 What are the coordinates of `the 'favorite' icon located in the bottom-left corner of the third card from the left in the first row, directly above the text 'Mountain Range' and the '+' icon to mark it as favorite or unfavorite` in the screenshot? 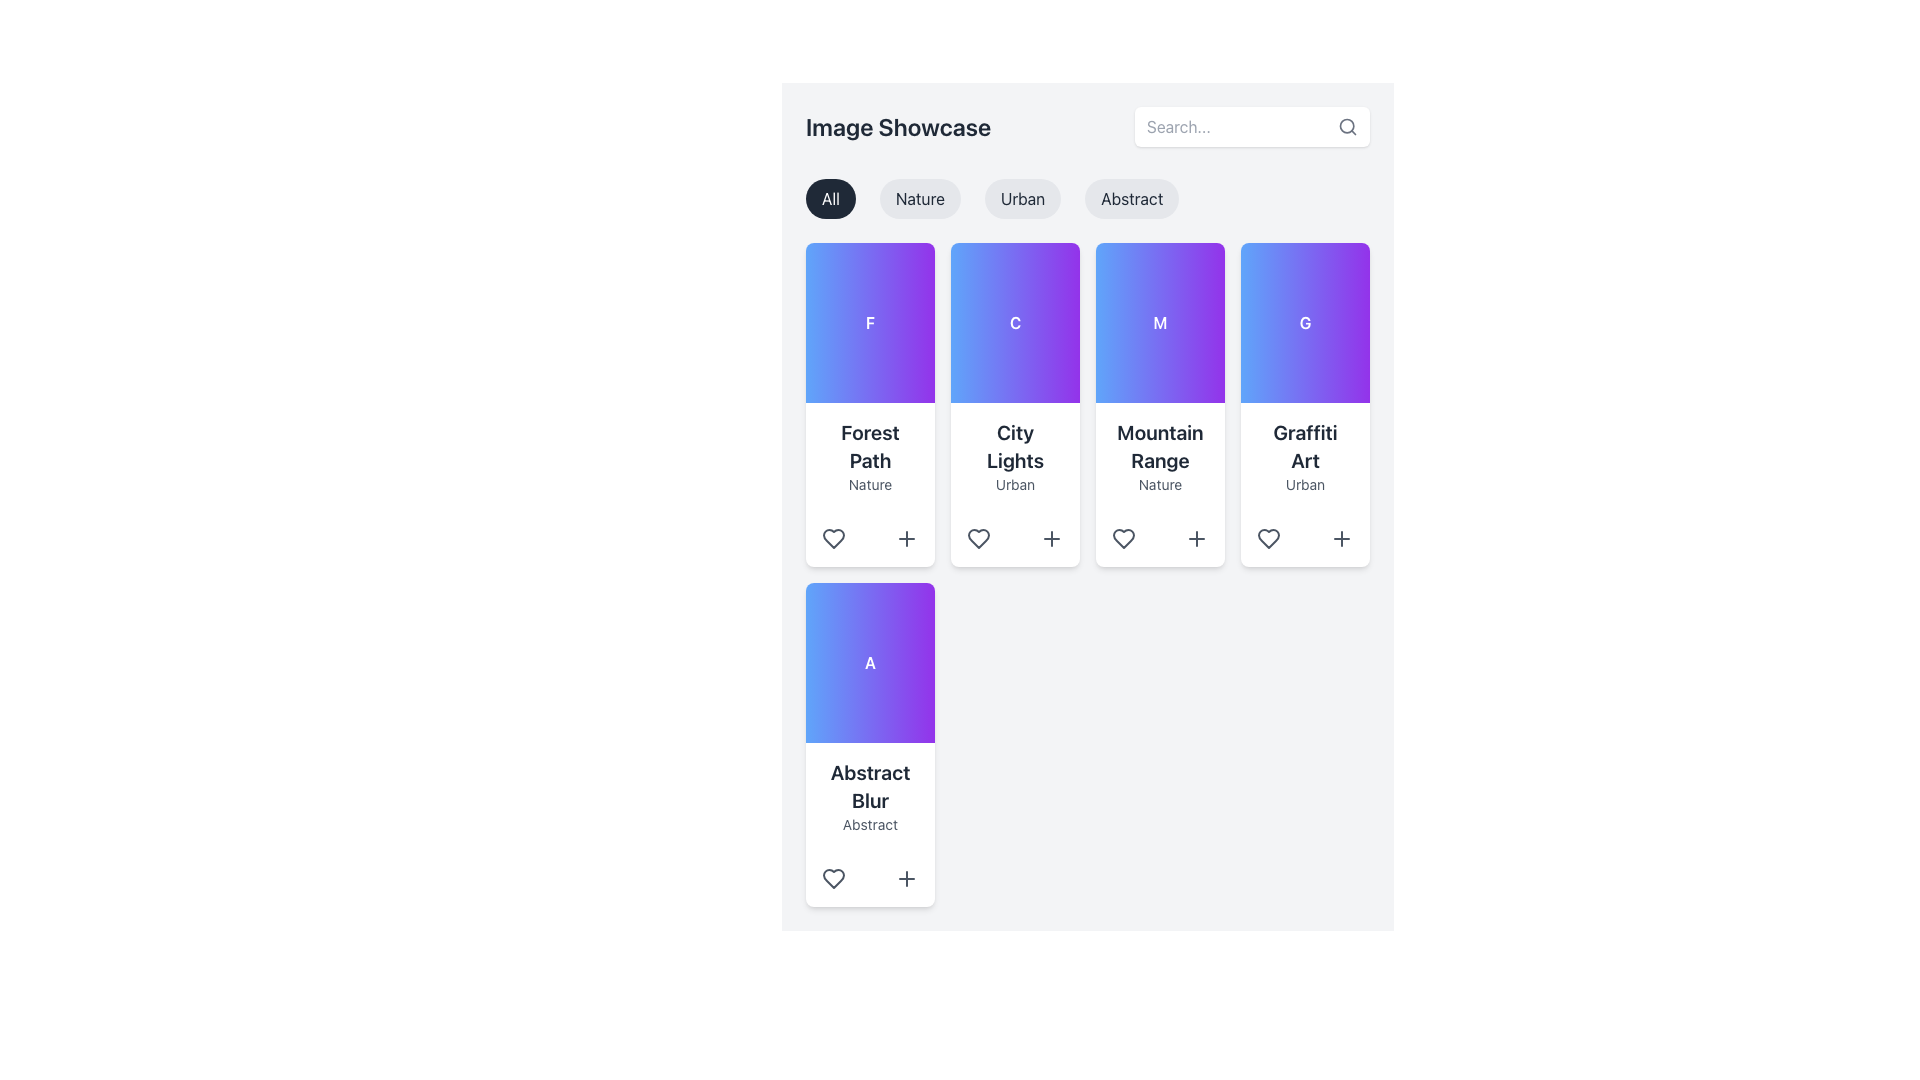 It's located at (1123, 538).